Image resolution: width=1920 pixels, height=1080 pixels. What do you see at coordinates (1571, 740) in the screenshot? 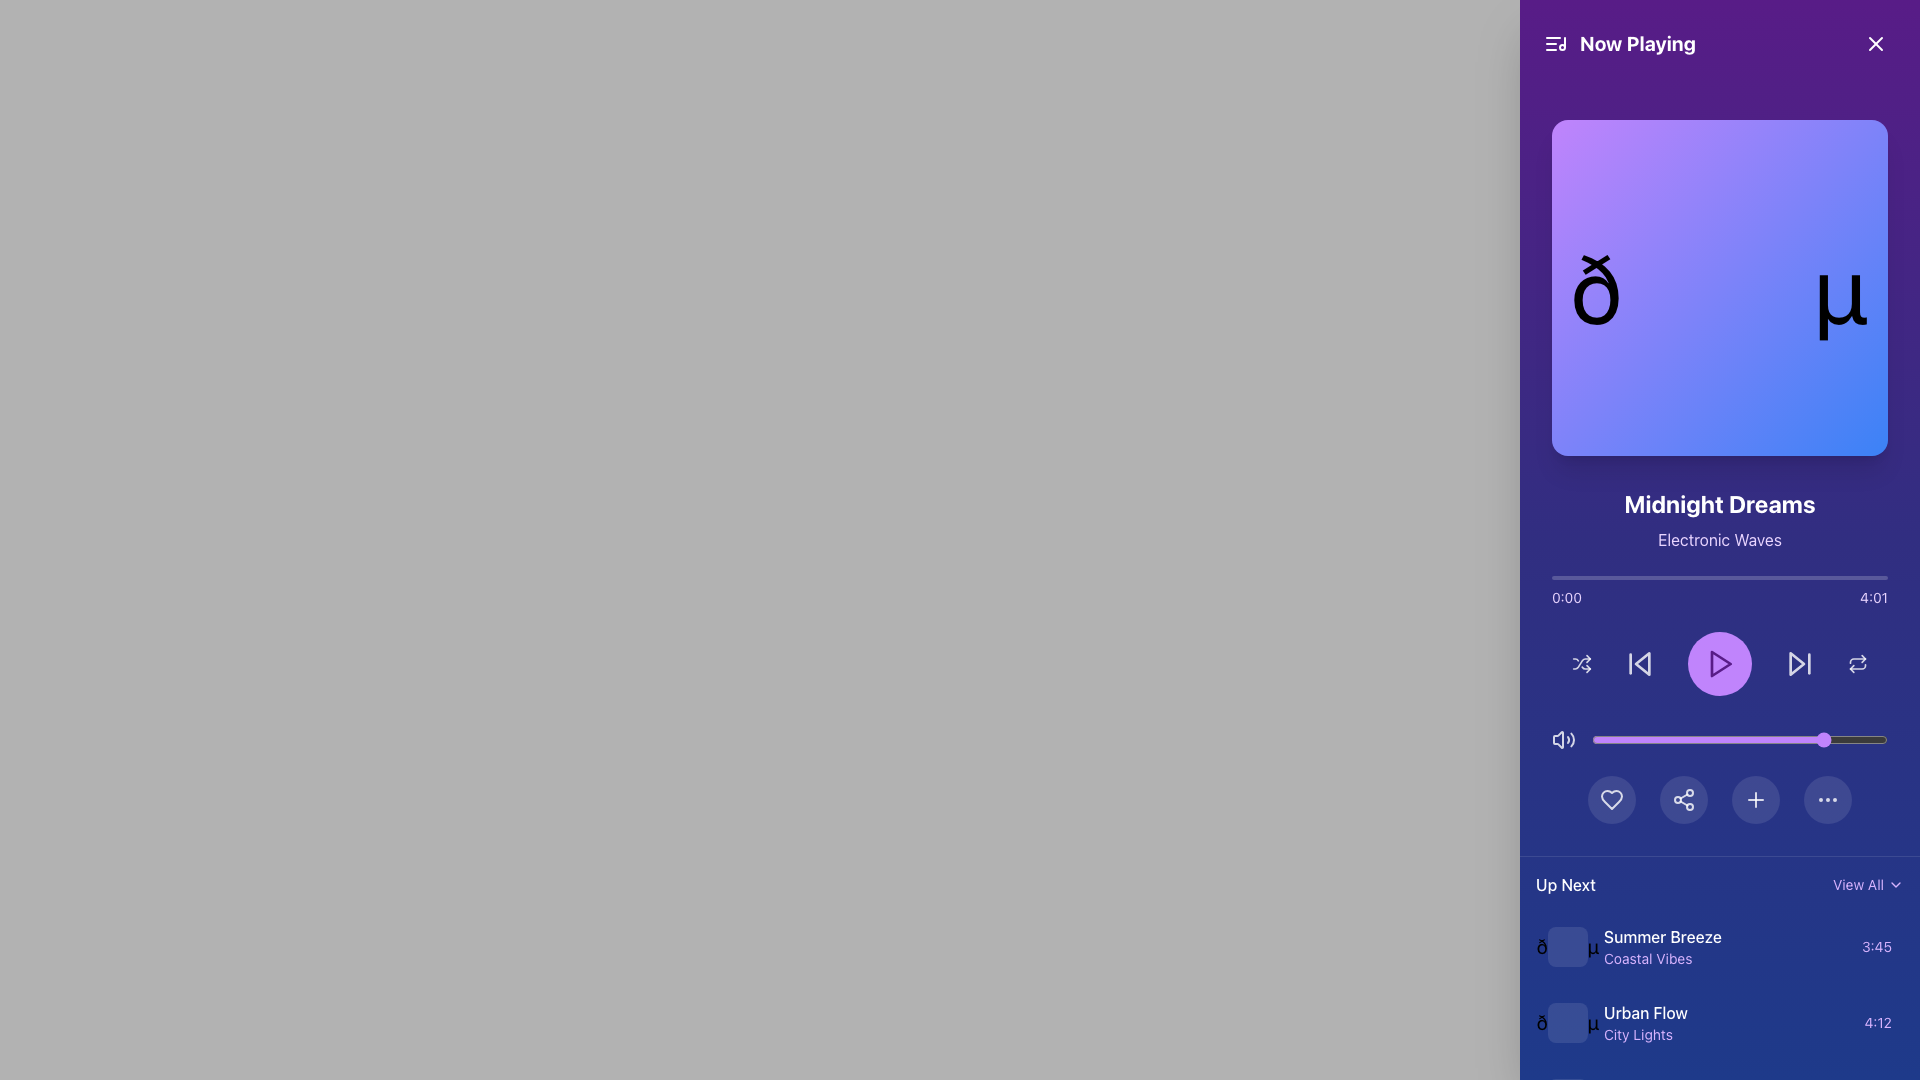
I see `the decorative SVG arc within the volume control icon, located at the top-right corner of the volume control feature` at bounding box center [1571, 740].